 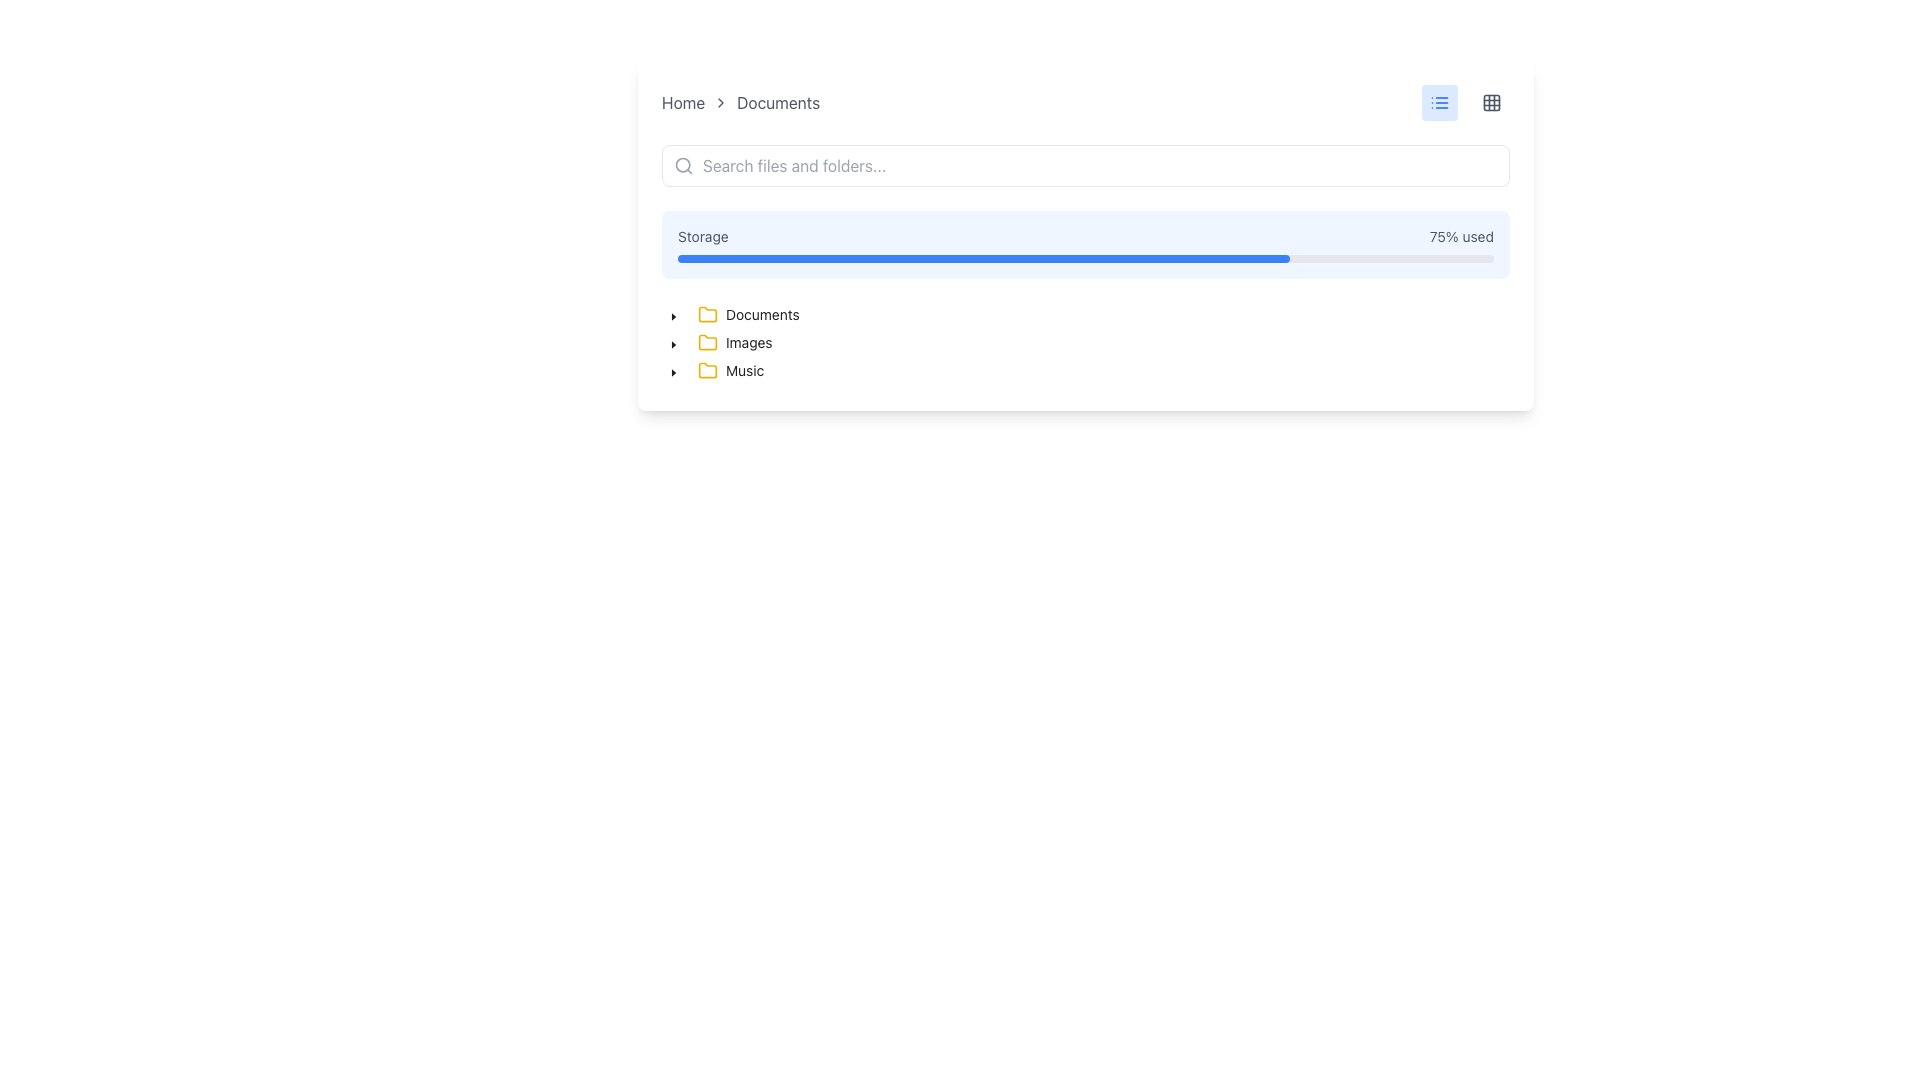 I want to click on the downward caret icon next to the 'Music' label in the document navigation tree, so click(x=673, y=370).